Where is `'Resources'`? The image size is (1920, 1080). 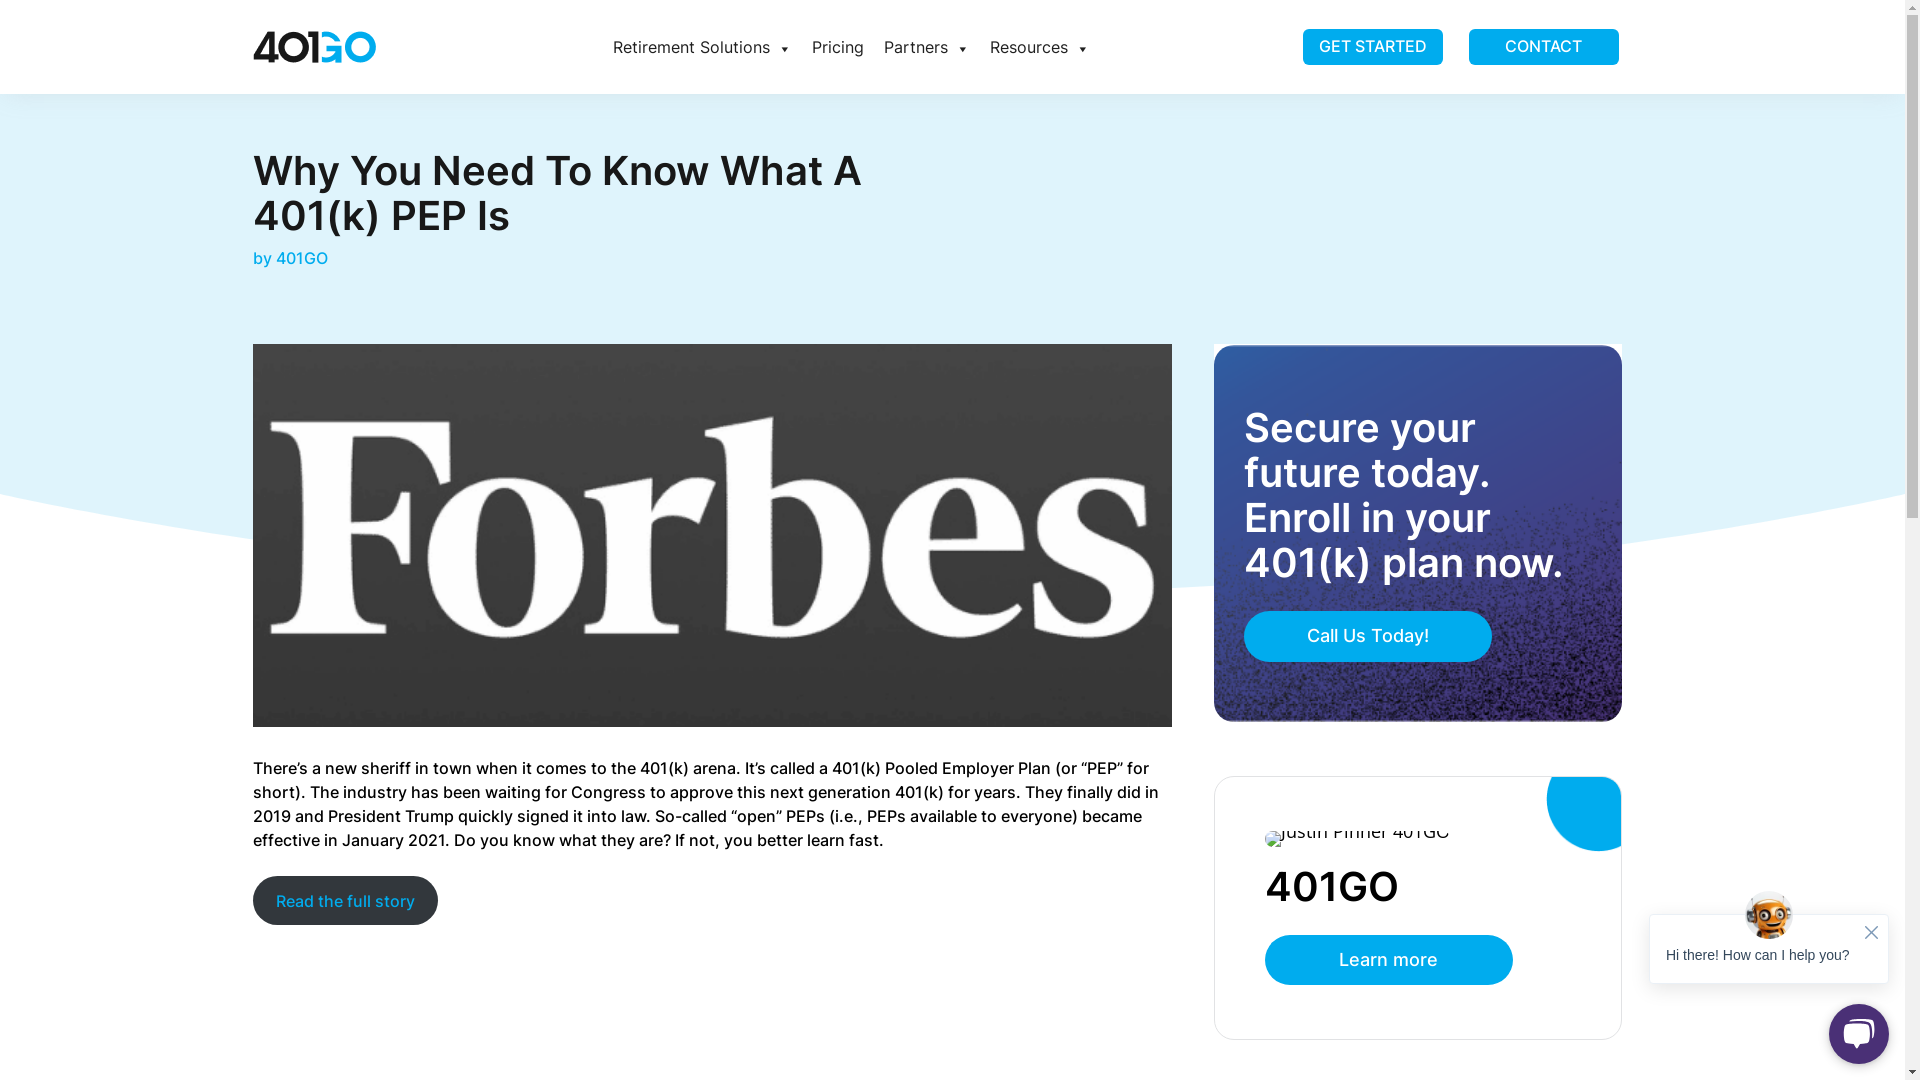 'Resources' is located at coordinates (979, 45).